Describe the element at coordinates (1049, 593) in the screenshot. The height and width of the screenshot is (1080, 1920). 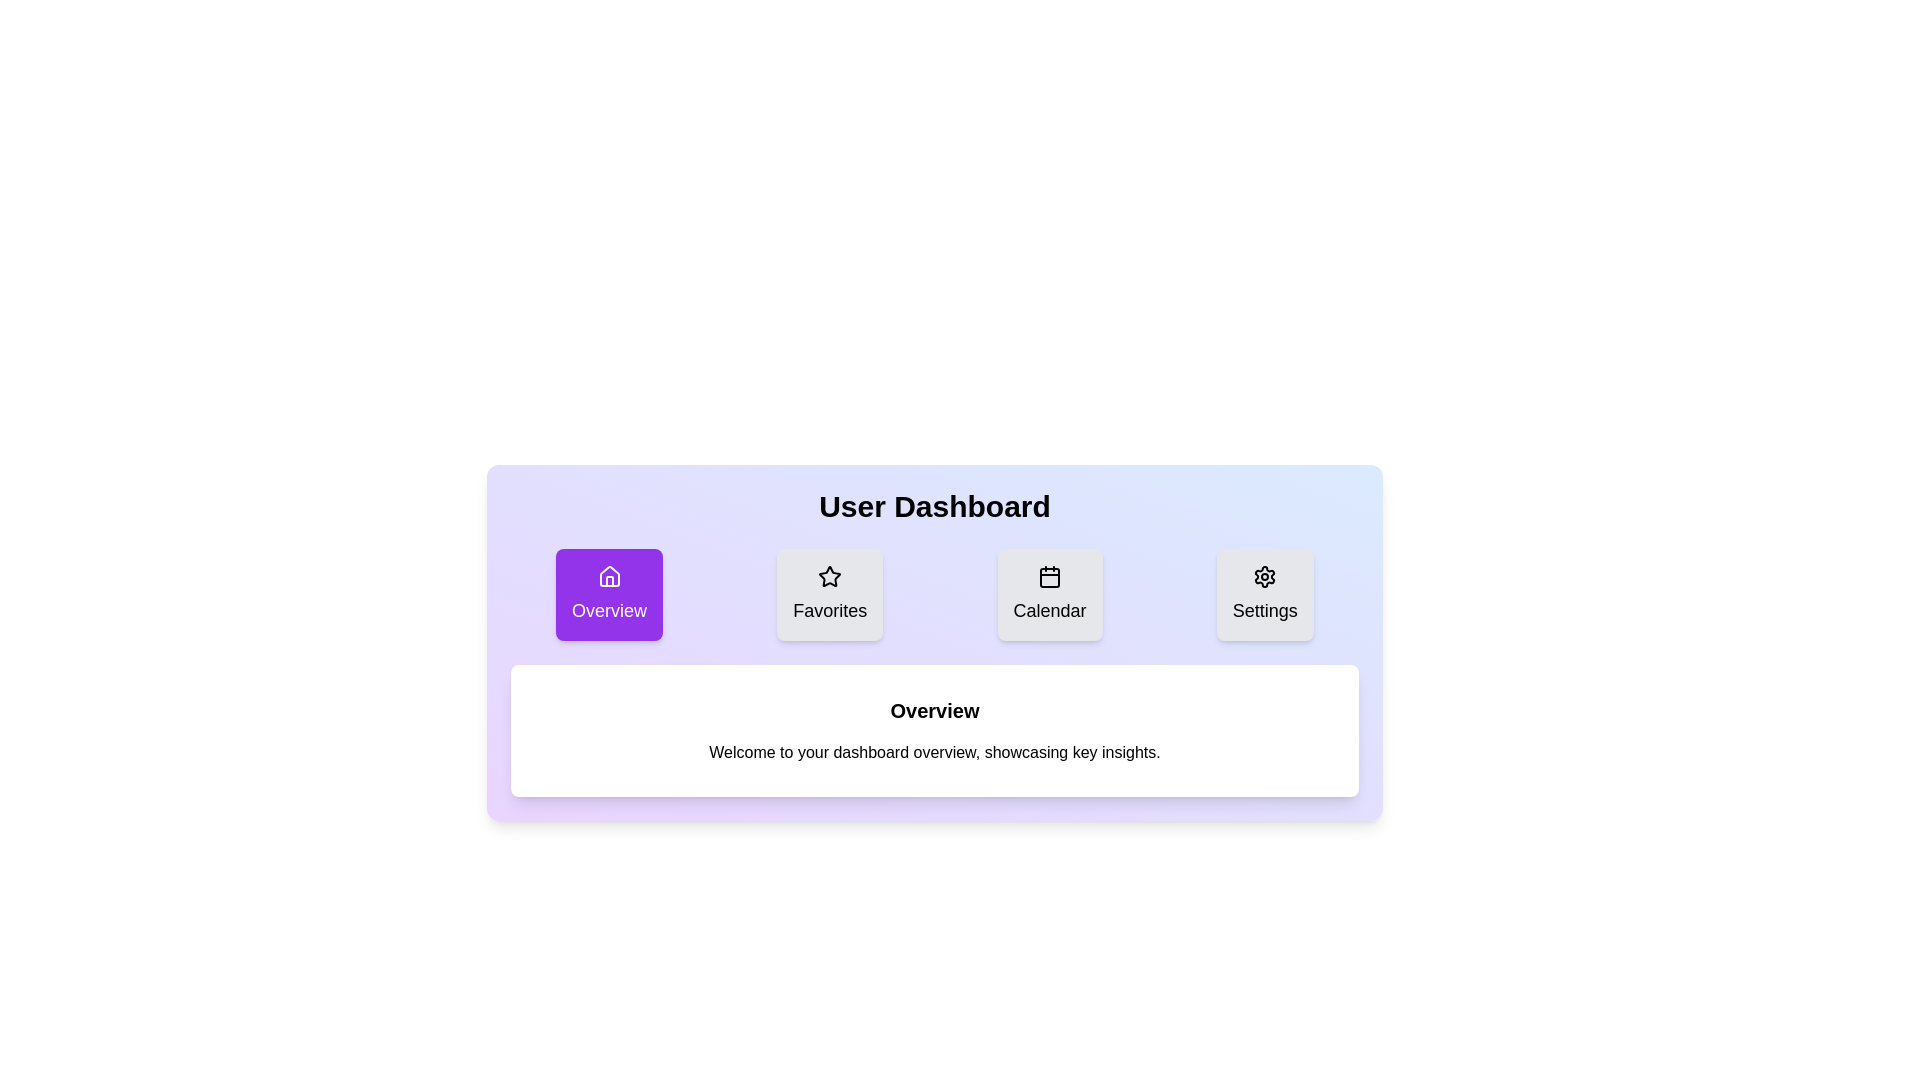
I see `the Calendar tab to view its content` at that location.